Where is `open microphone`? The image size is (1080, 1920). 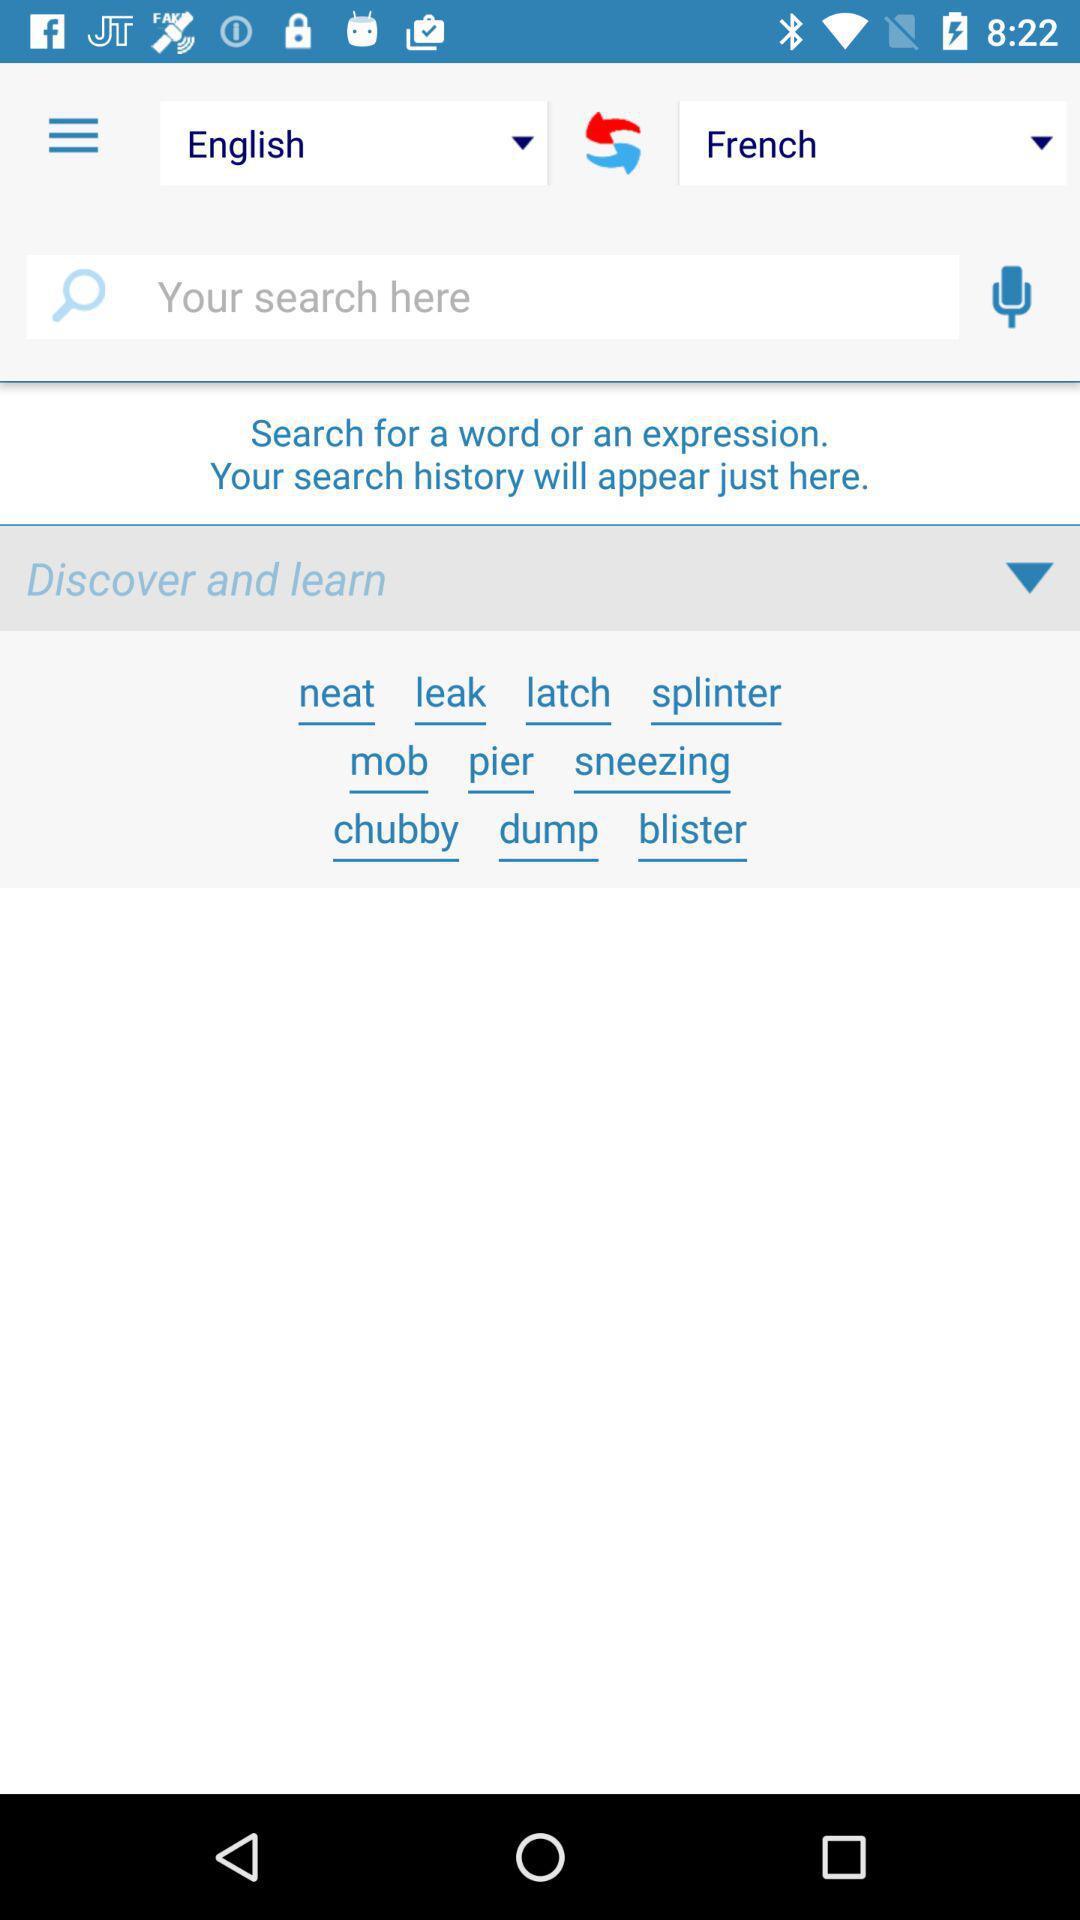 open microphone is located at coordinates (1011, 296).